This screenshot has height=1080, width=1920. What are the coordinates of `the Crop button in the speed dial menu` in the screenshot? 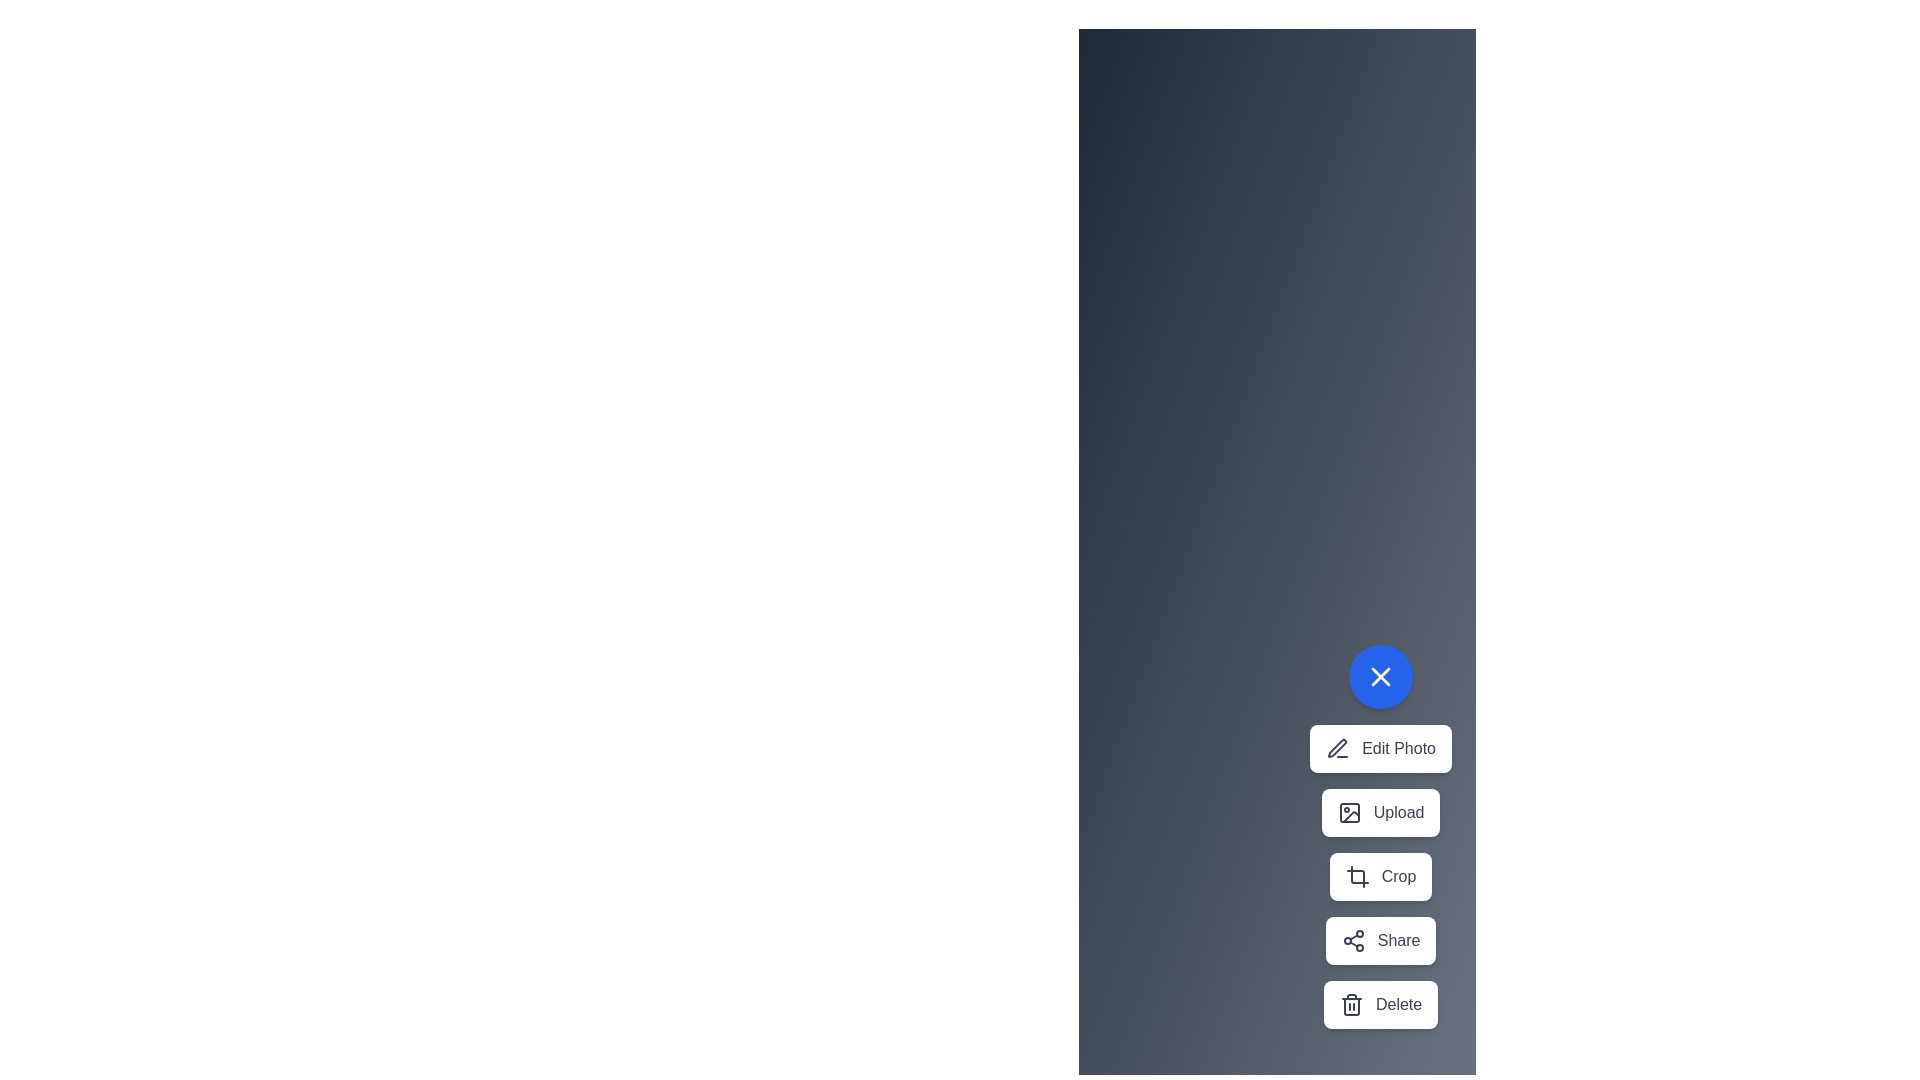 It's located at (1380, 875).